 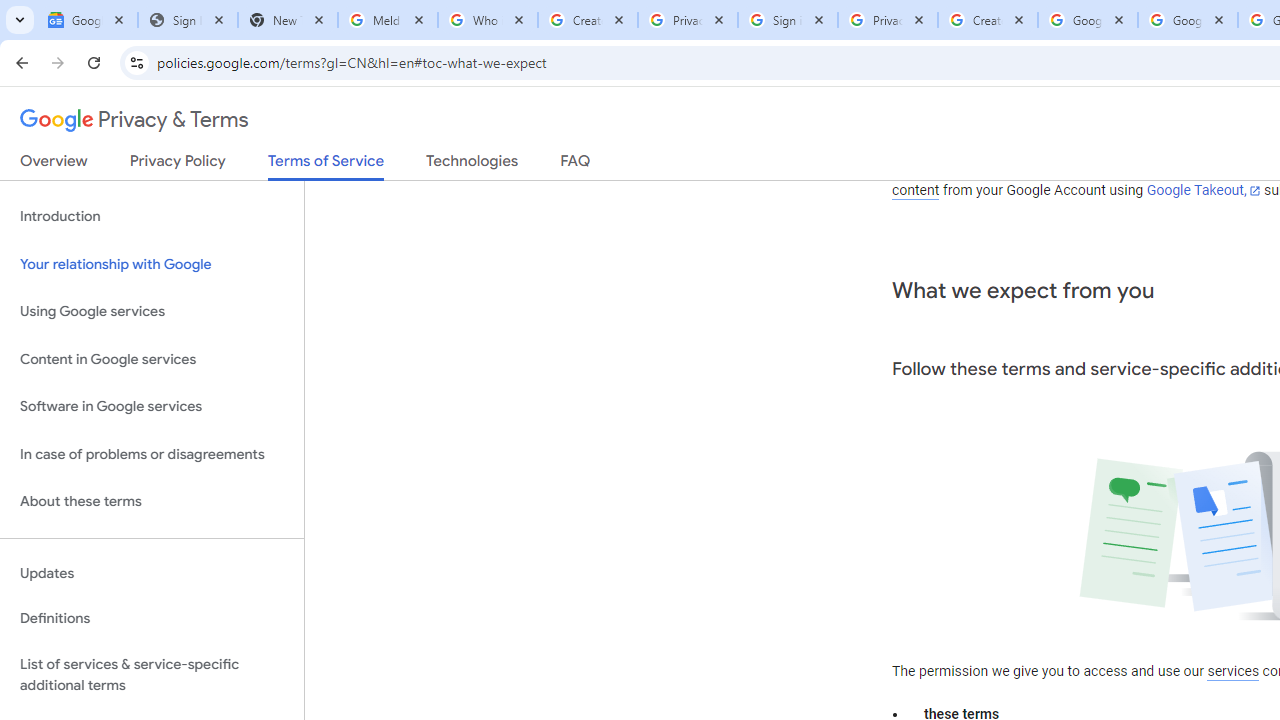 What do you see at coordinates (487, 20) in the screenshot?
I see `'Who is my administrator? - Google Account Help'` at bounding box center [487, 20].